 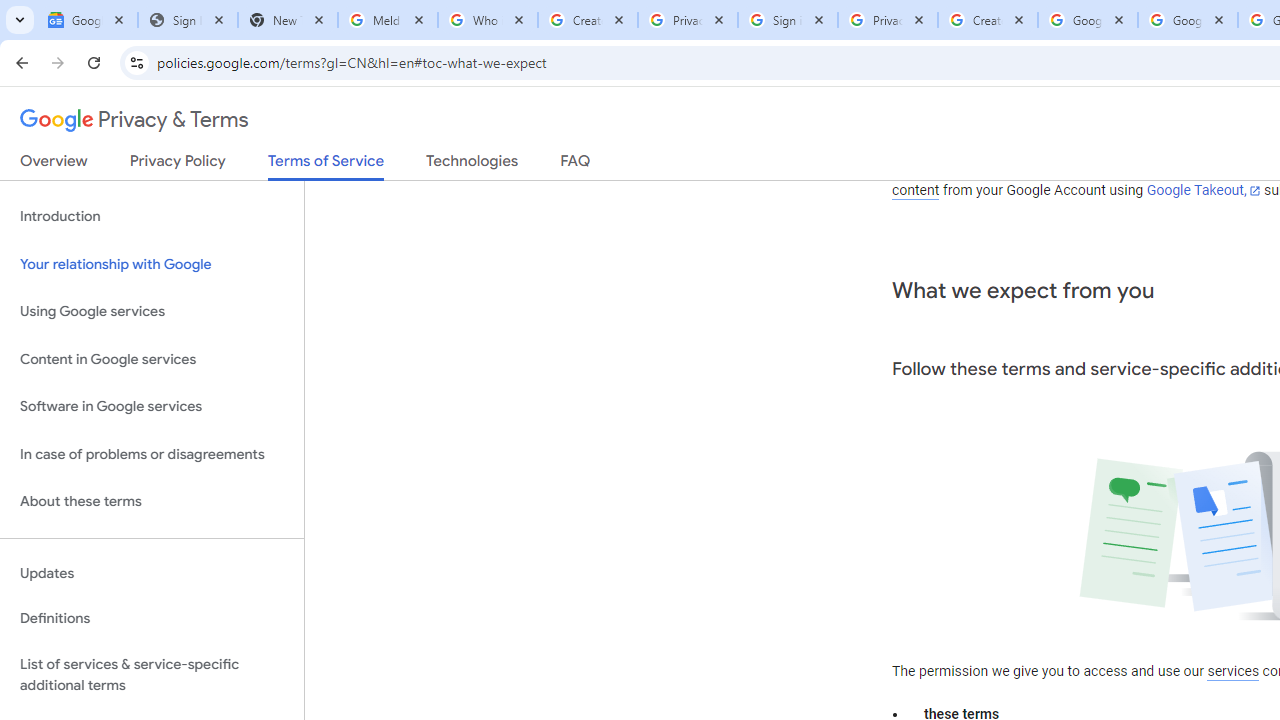 What do you see at coordinates (487, 20) in the screenshot?
I see `'Who is my administrator? - Google Account Help'` at bounding box center [487, 20].